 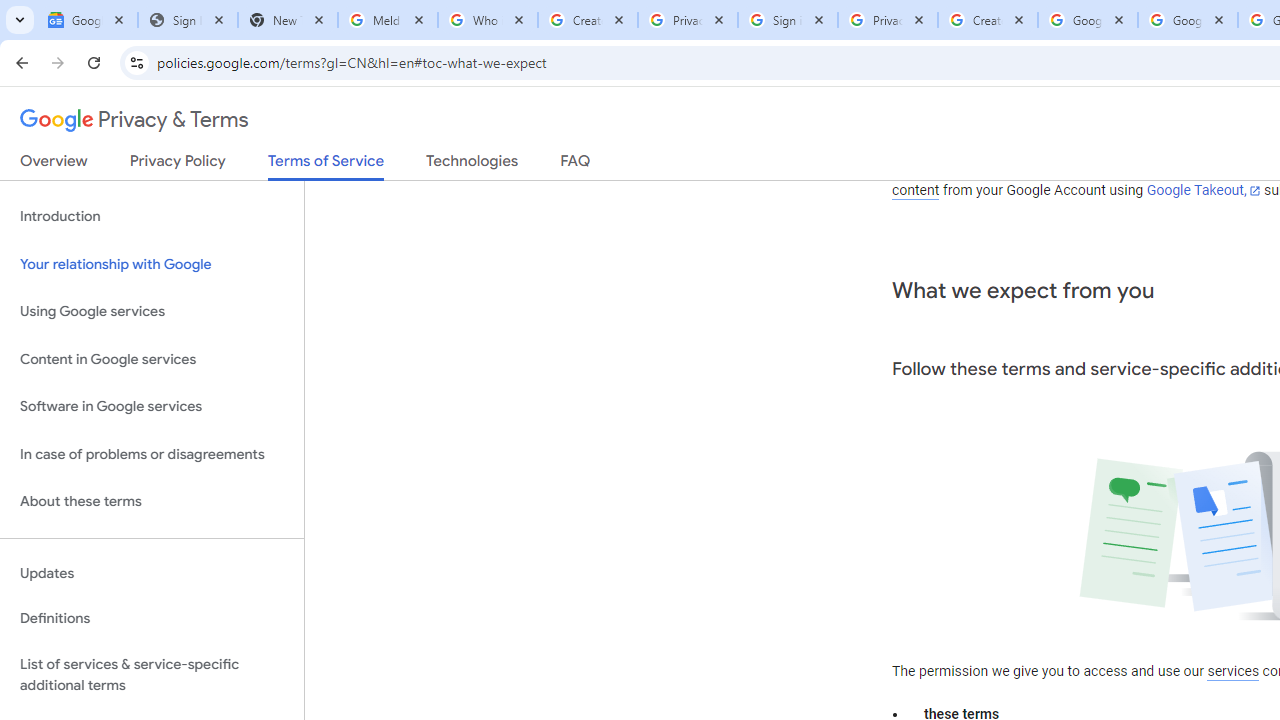 What do you see at coordinates (487, 20) in the screenshot?
I see `'Who is my administrator? - Google Account Help'` at bounding box center [487, 20].